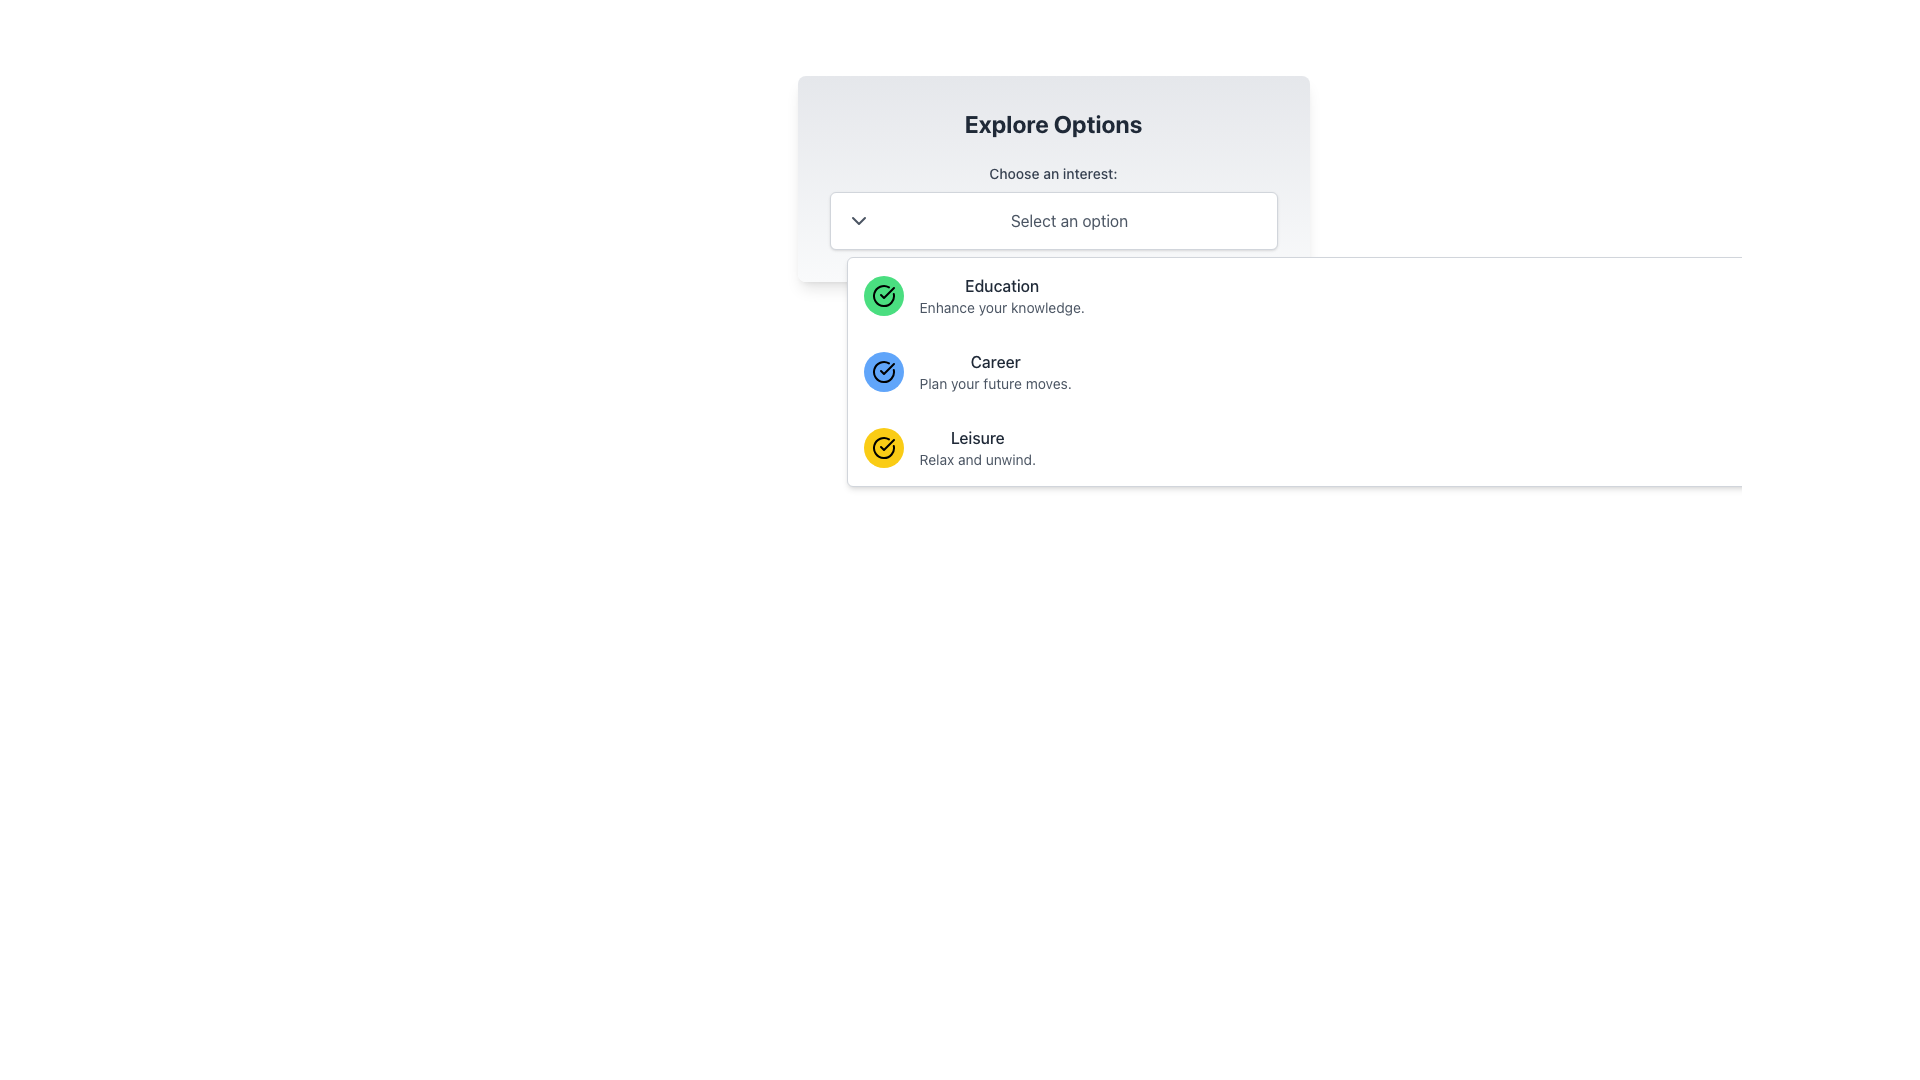  What do you see at coordinates (1052, 220) in the screenshot?
I see `the dropdown menu located below the header 'Choose an interest:'` at bounding box center [1052, 220].